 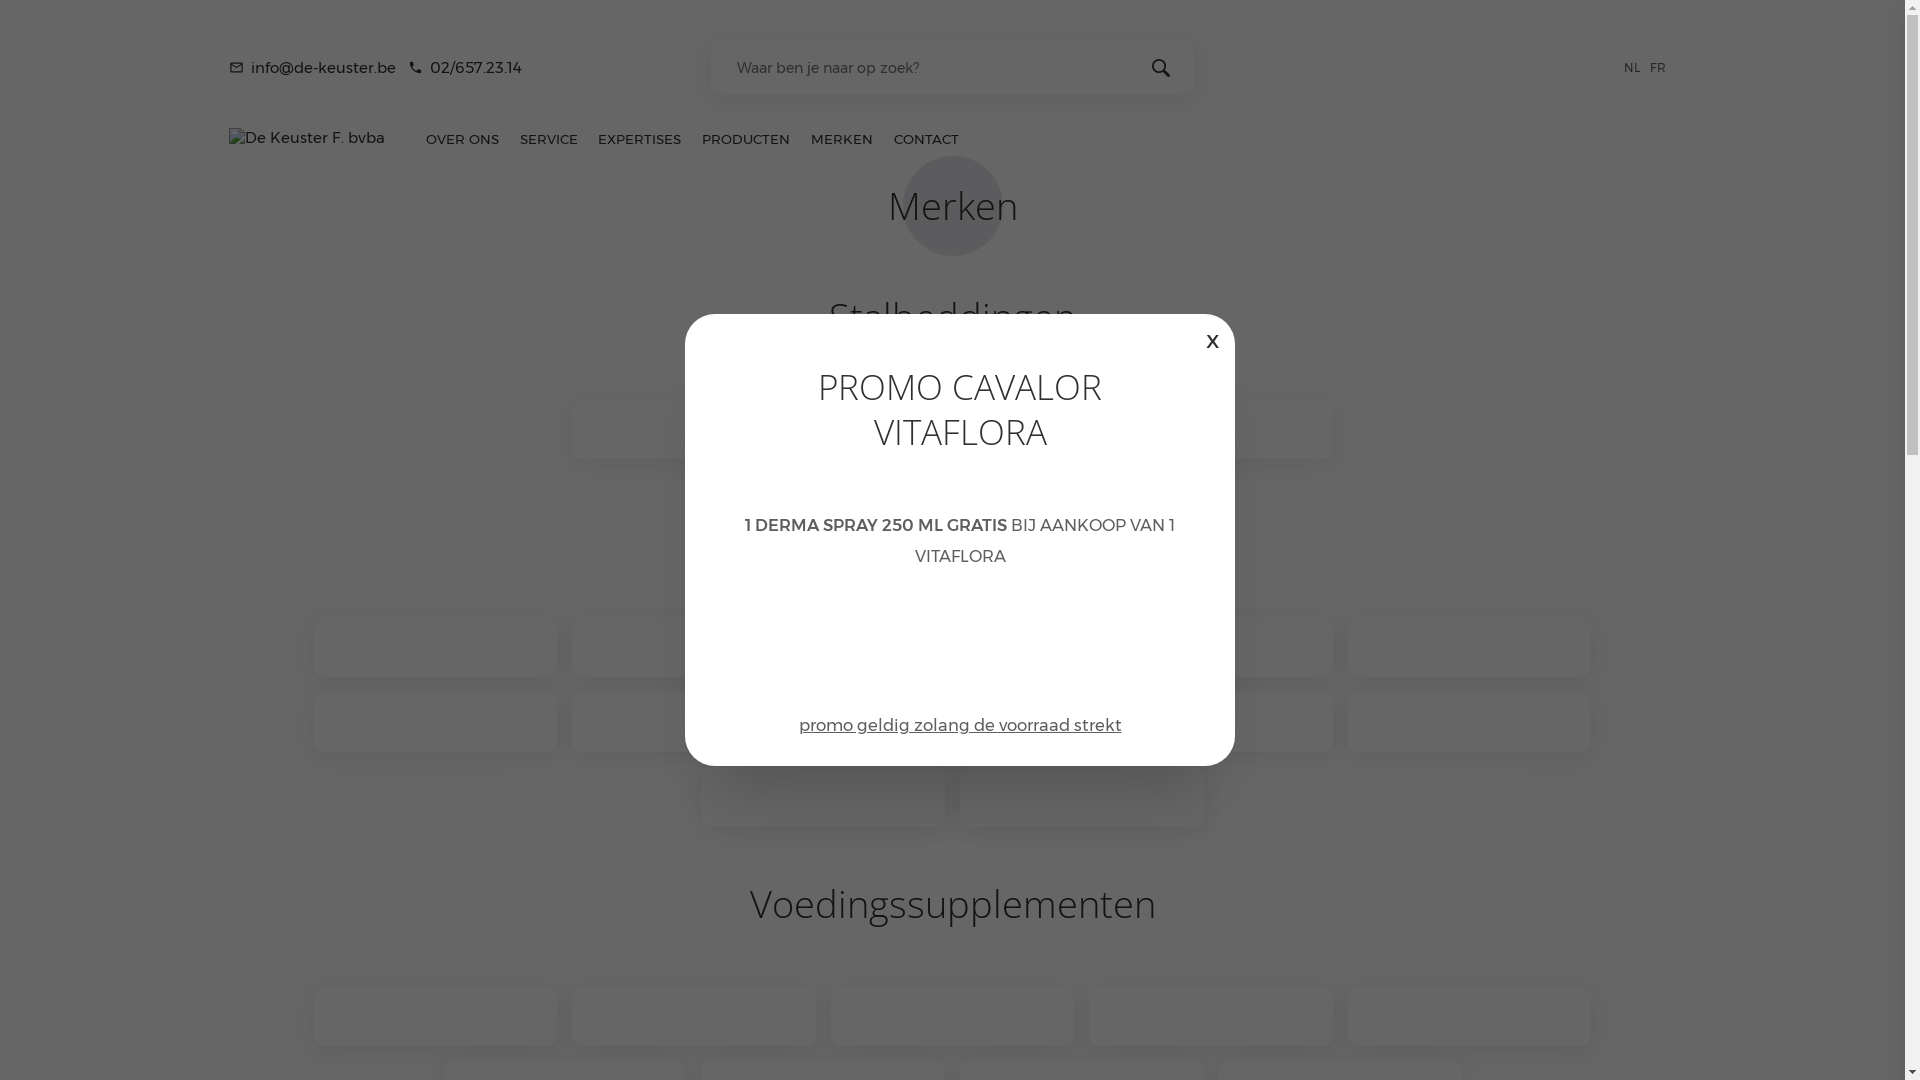 What do you see at coordinates (464, 67) in the screenshot?
I see `'phone` at bounding box center [464, 67].